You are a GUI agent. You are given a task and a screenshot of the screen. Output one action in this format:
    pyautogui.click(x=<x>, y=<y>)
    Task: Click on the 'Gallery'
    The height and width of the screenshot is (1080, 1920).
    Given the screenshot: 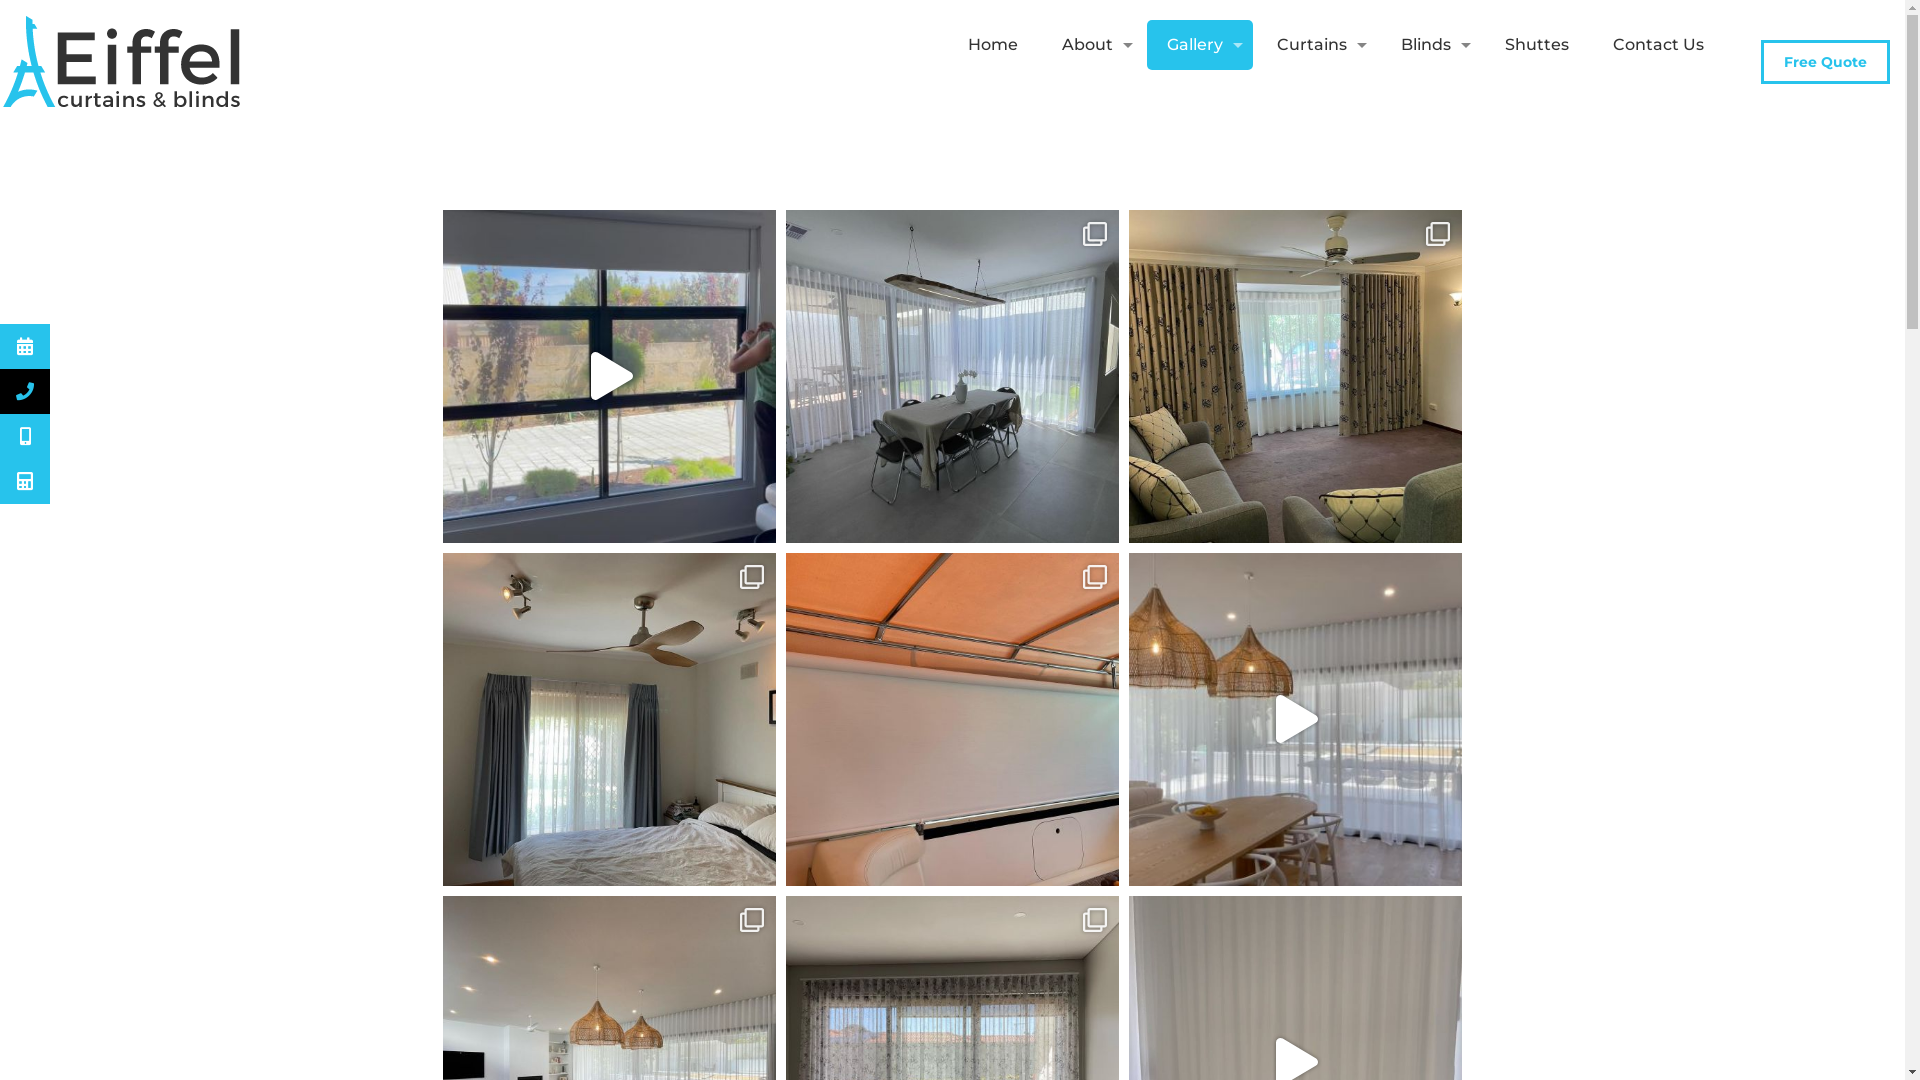 What is the action you would take?
    pyautogui.click(x=1200, y=45)
    